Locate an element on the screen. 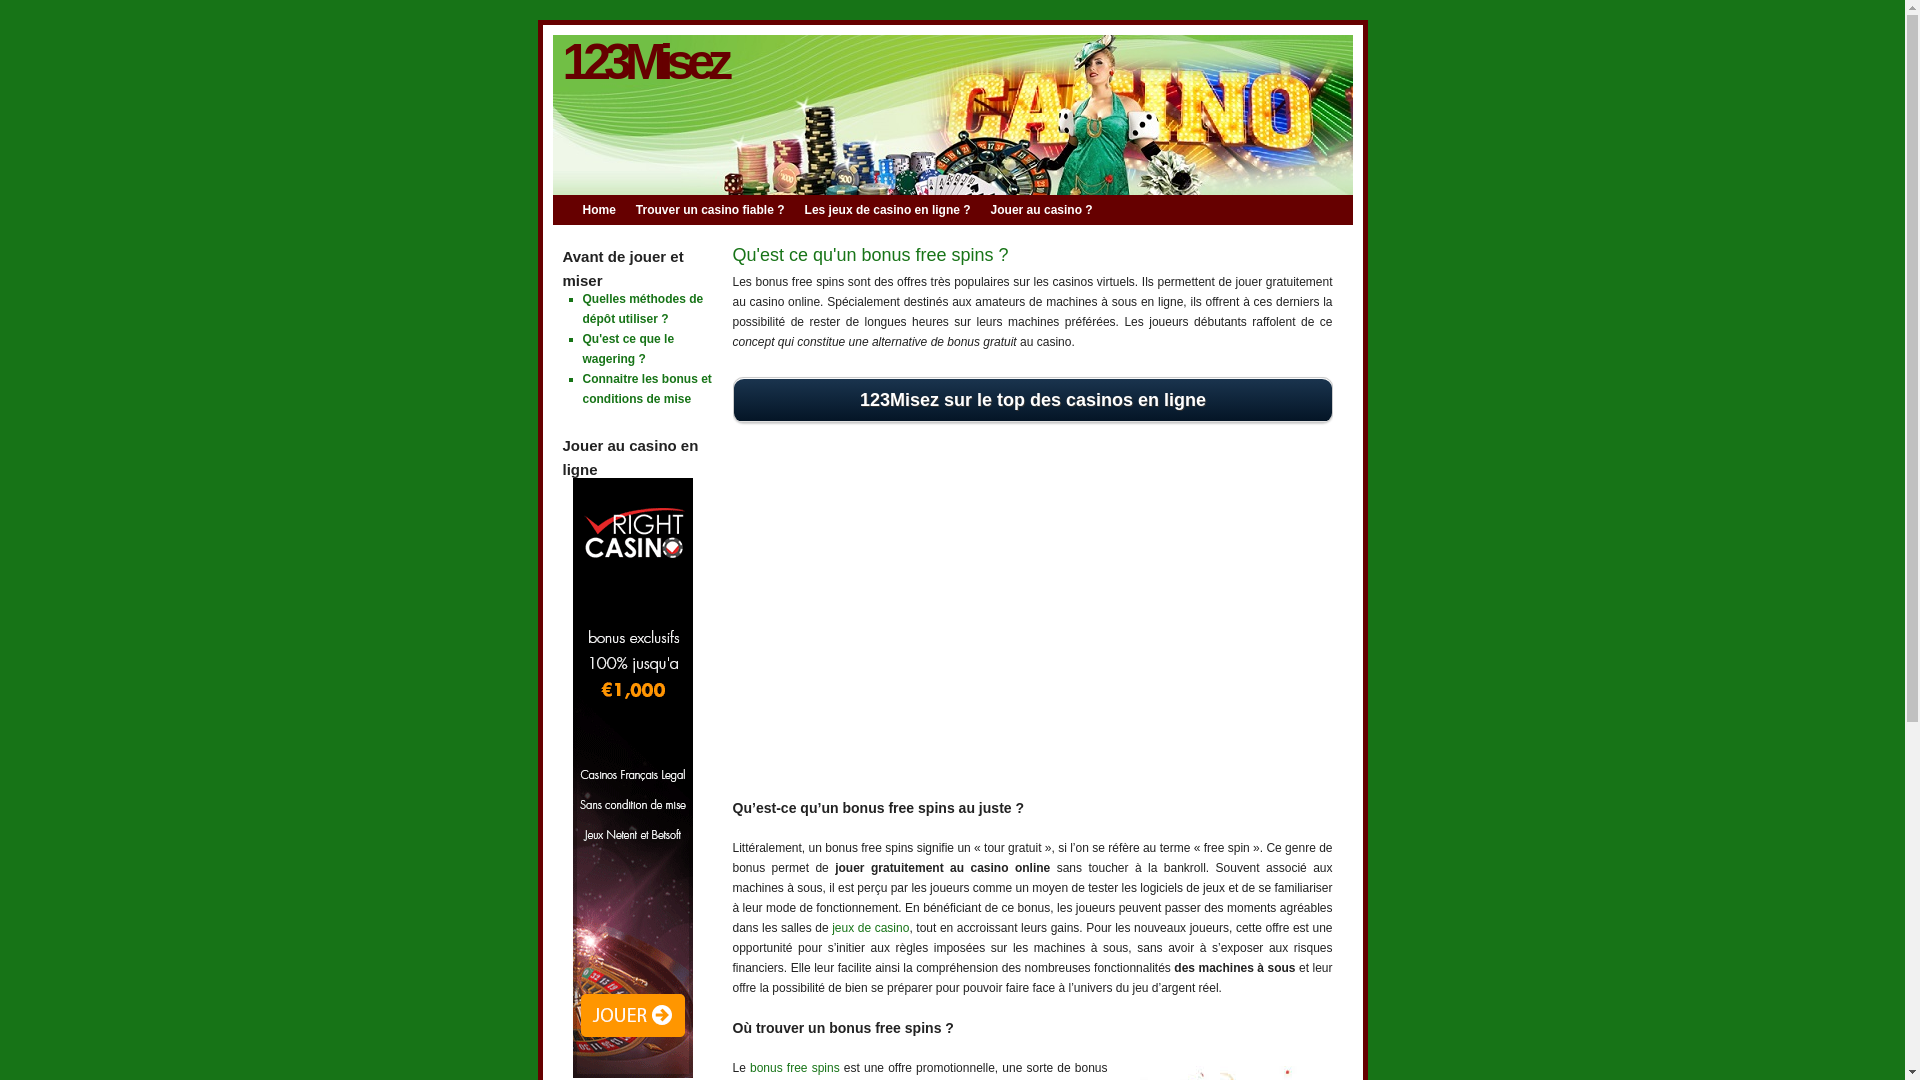 This screenshot has height=1080, width=1920. '123Misez' is located at coordinates (643, 60).